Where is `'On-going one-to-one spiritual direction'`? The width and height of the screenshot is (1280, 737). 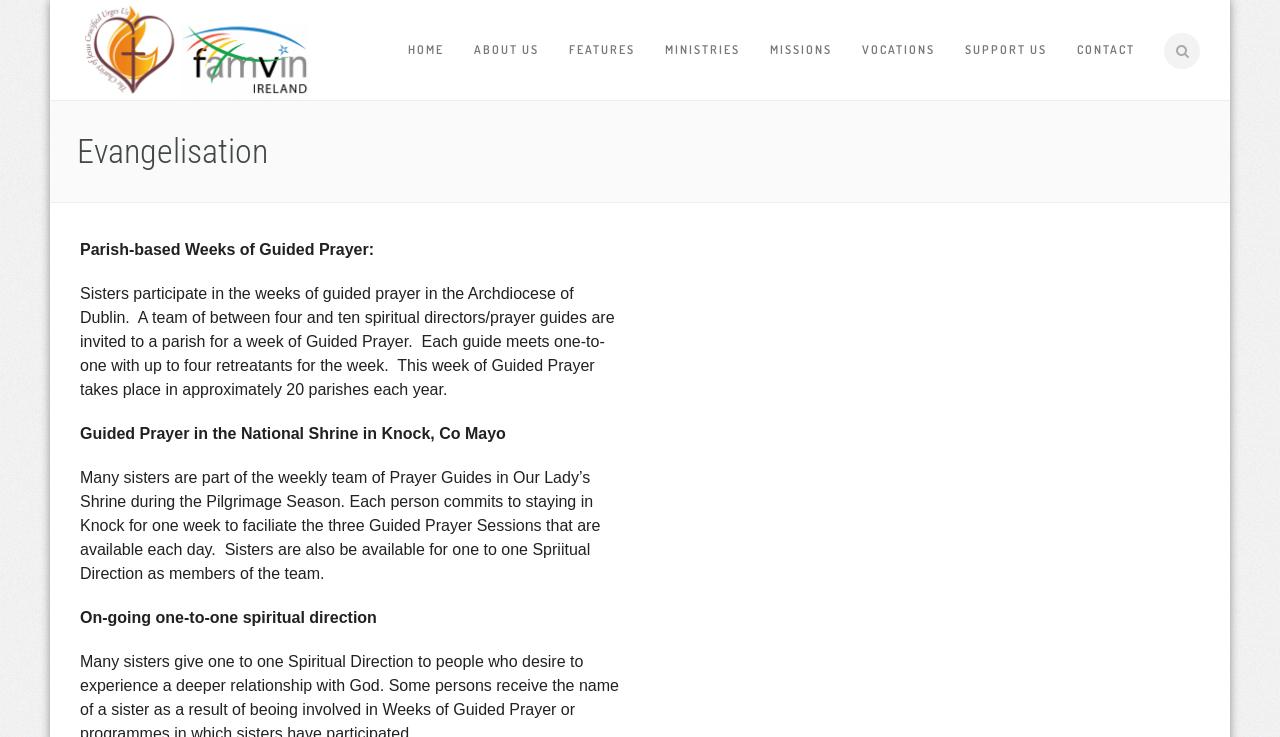
'On-going one-to-one spiritual direction' is located at coordinates (80, 617).